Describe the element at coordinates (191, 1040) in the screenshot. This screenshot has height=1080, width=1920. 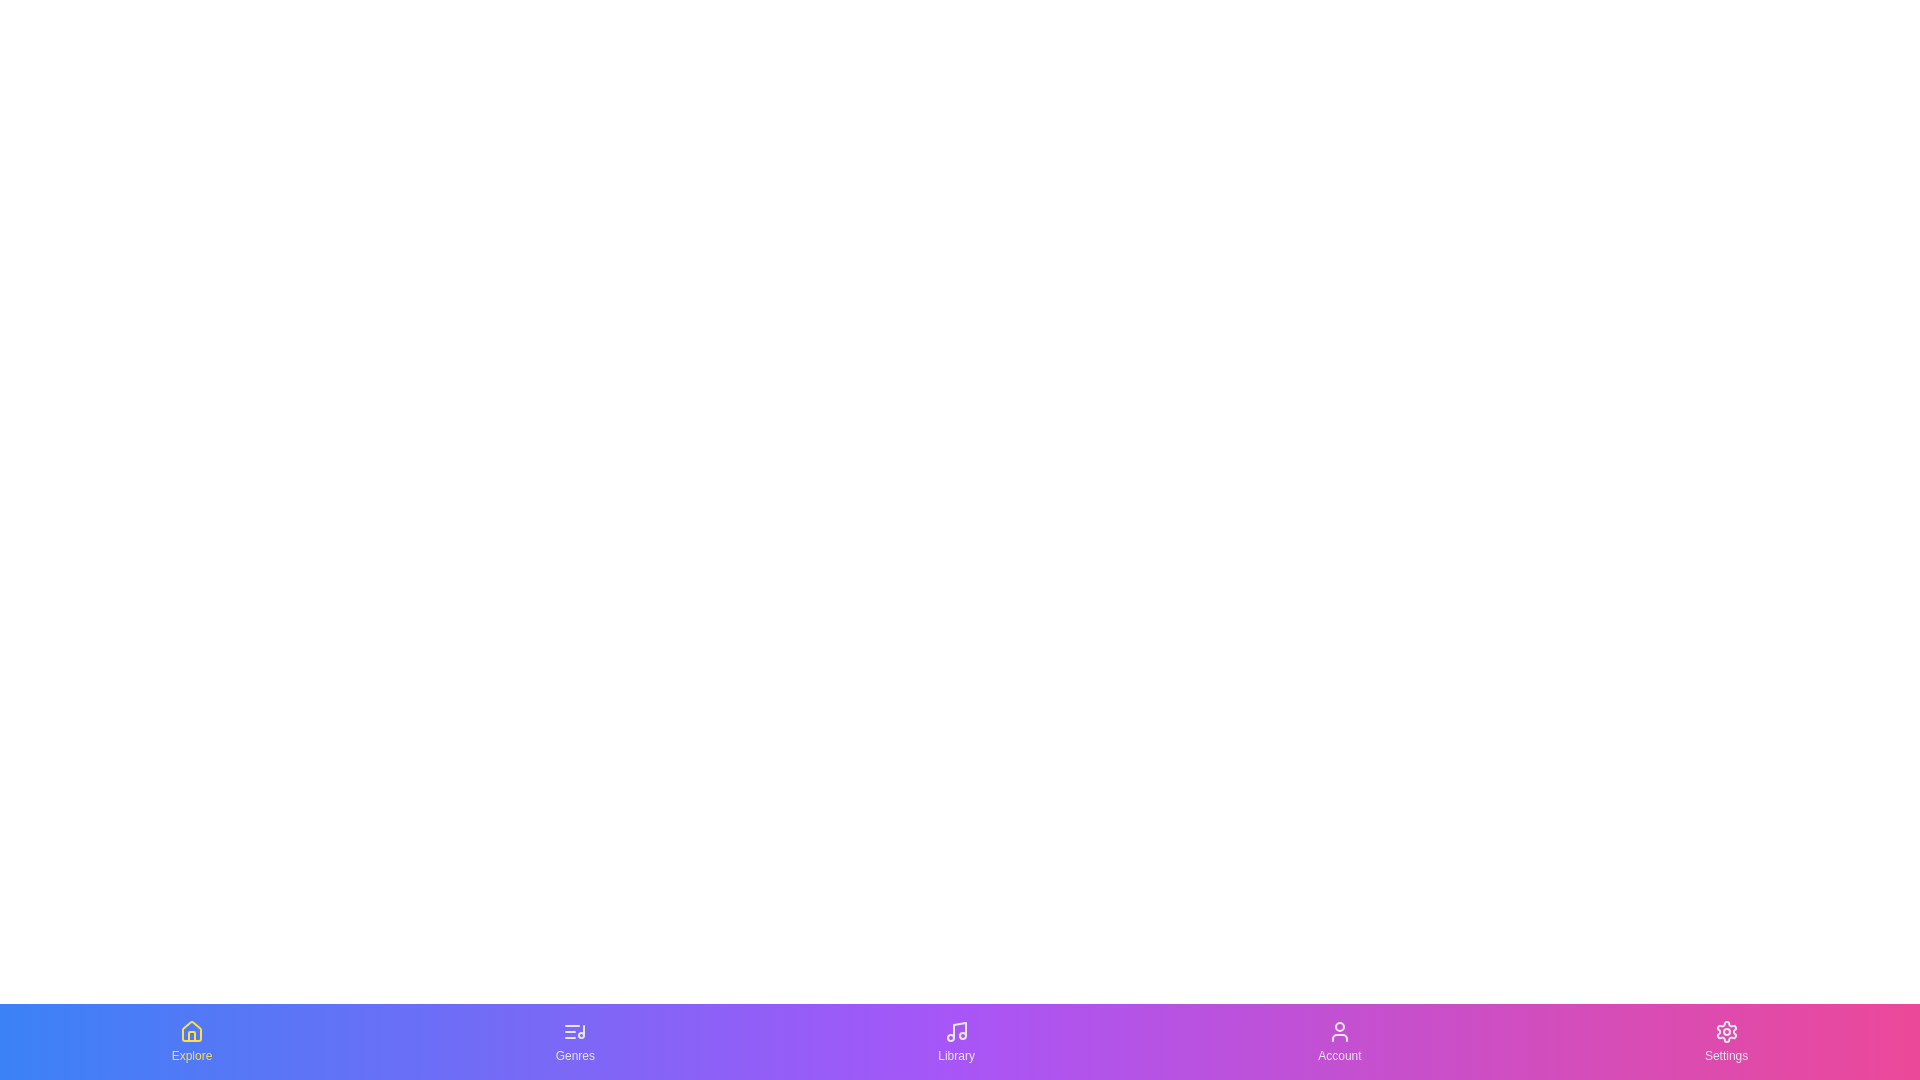
I see `the Explore tab to observe the hover effect` at that location.